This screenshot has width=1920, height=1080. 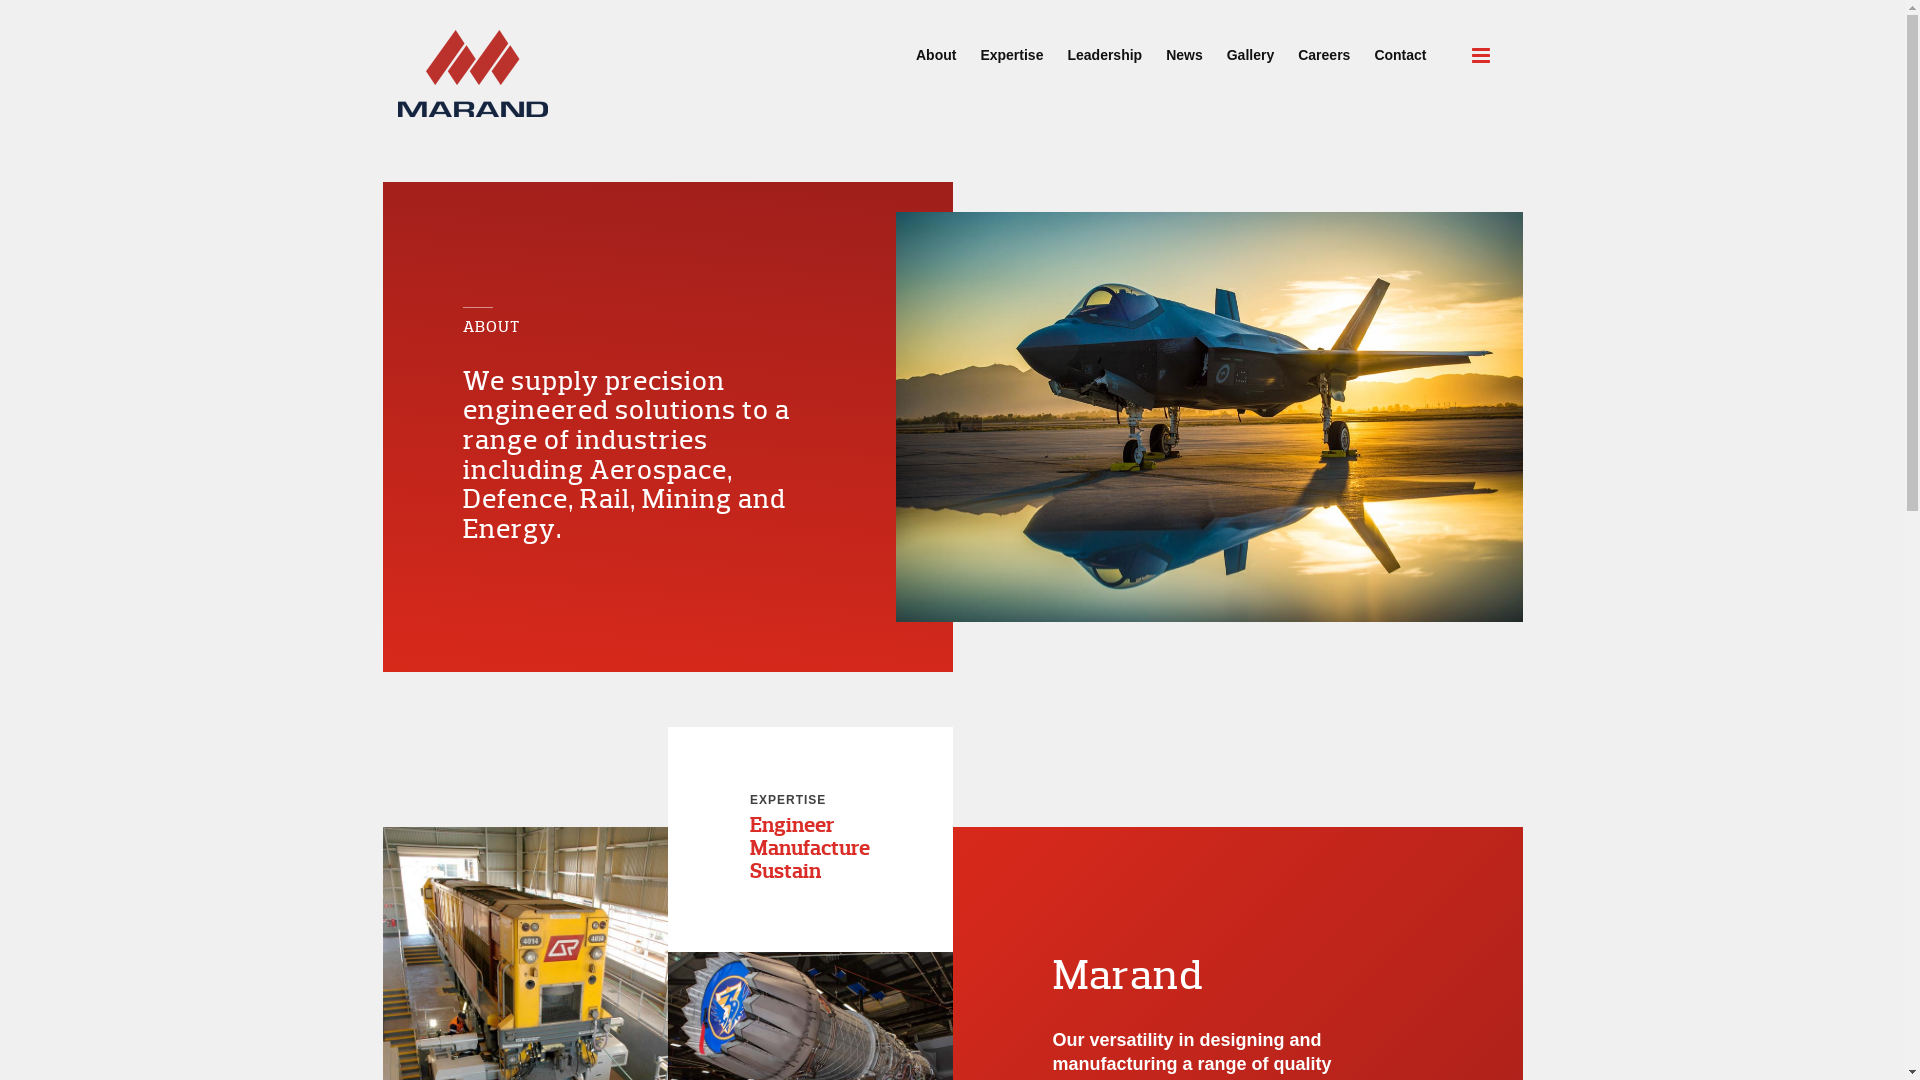 What do you see at coordinates (810, 848) in the screenshot?
I see `'Manufacture'` at bounding box center [810, 848].